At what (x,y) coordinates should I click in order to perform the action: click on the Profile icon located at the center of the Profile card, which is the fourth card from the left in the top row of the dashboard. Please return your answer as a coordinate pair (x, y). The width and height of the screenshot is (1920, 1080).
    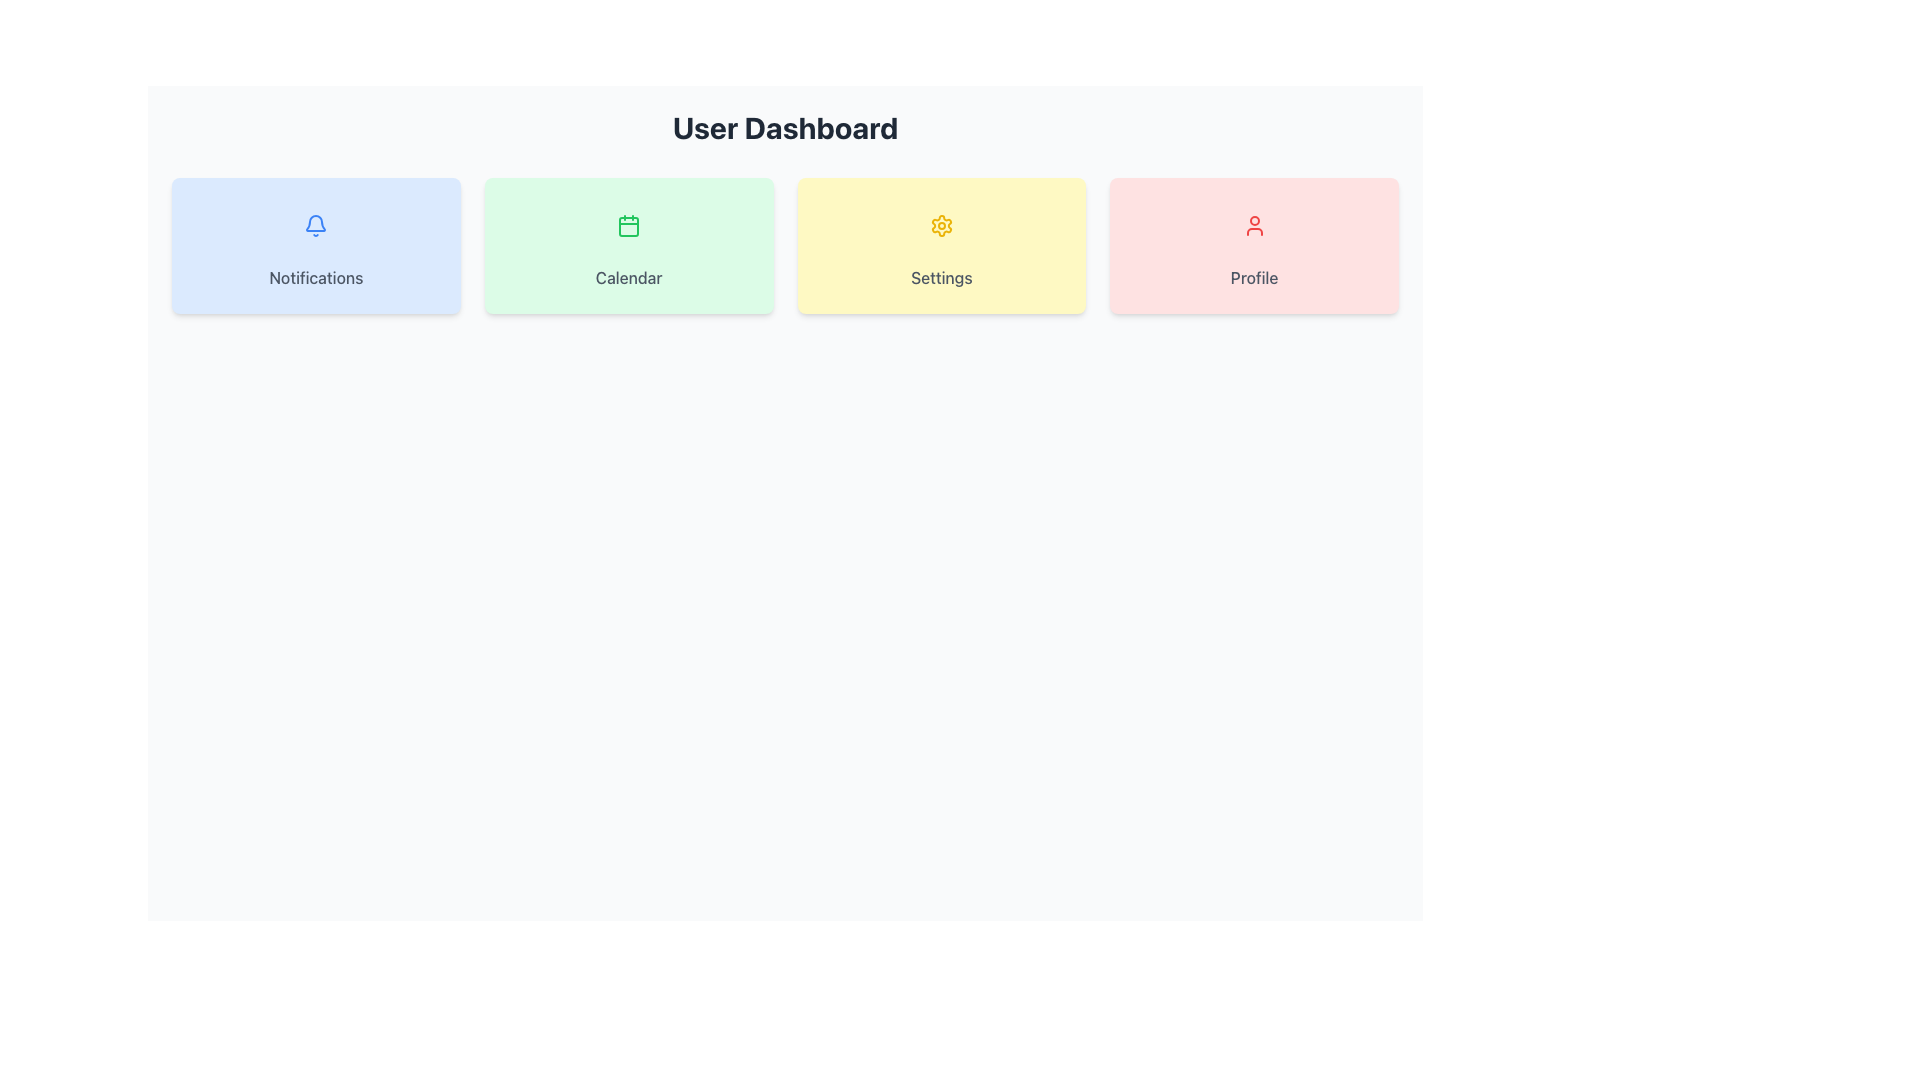
    Looking at the image, I should click on (1253, 225).